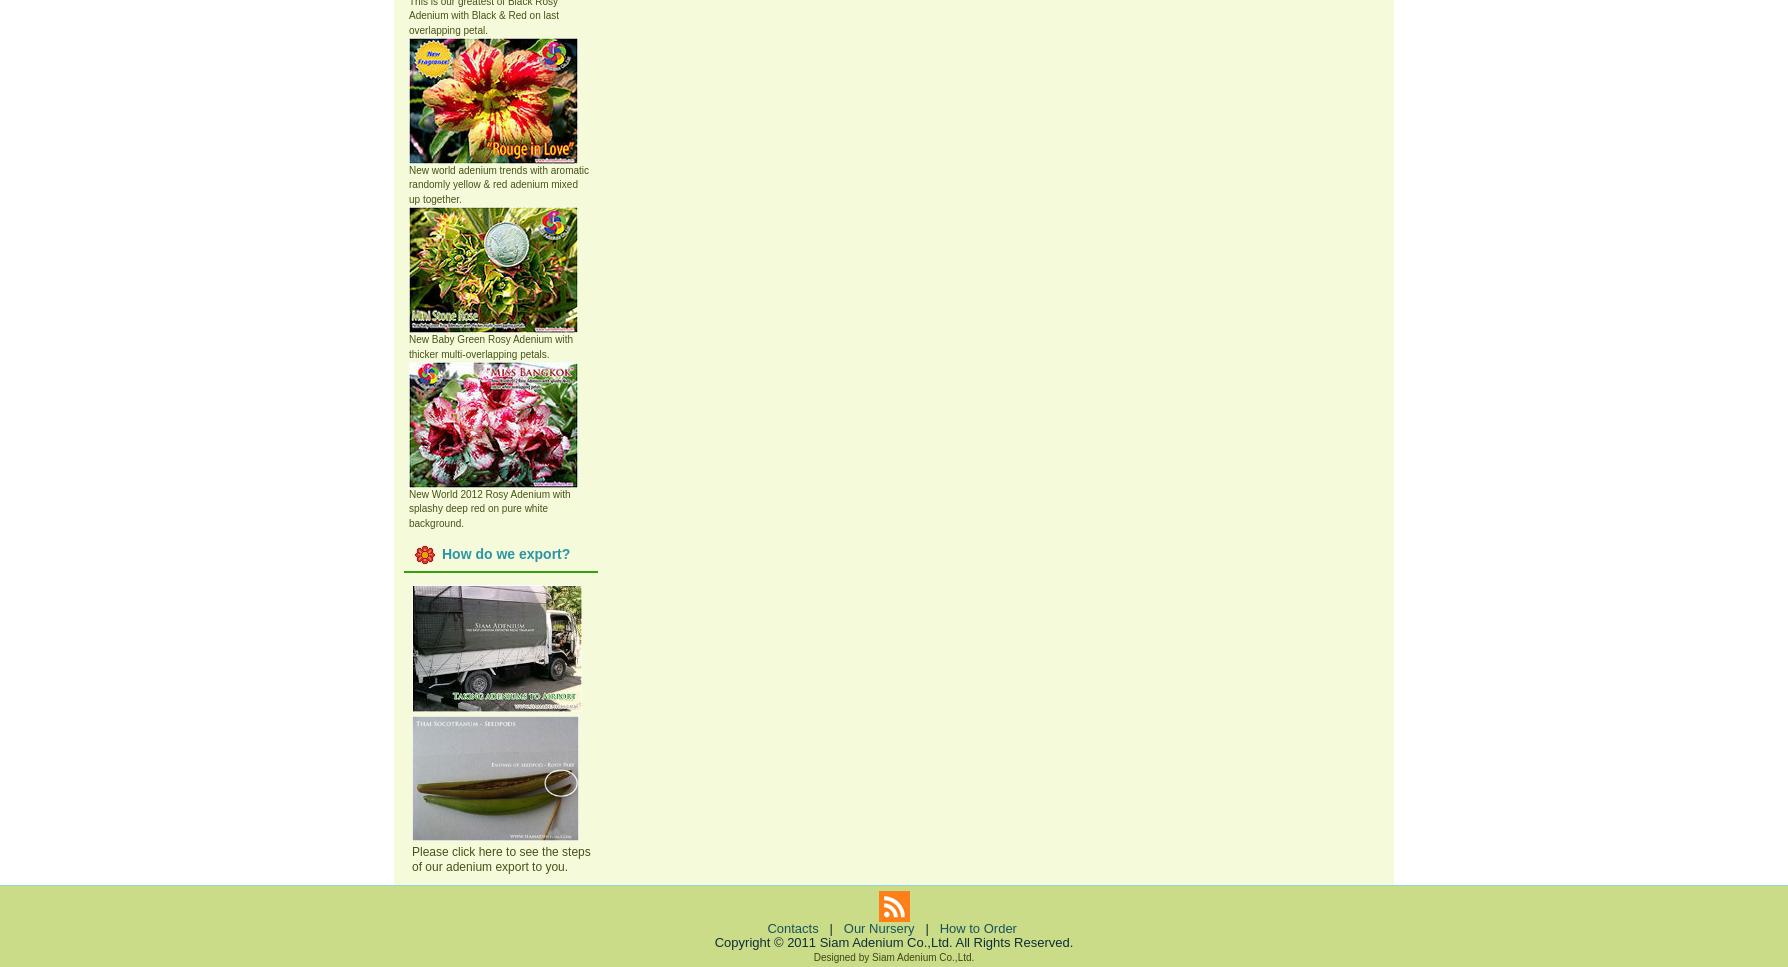 The width and height of the screenshot is (1788, 967). Describe the element at coordinates (791, 927) in the screenshot. I see `'Contacts'` at that location.